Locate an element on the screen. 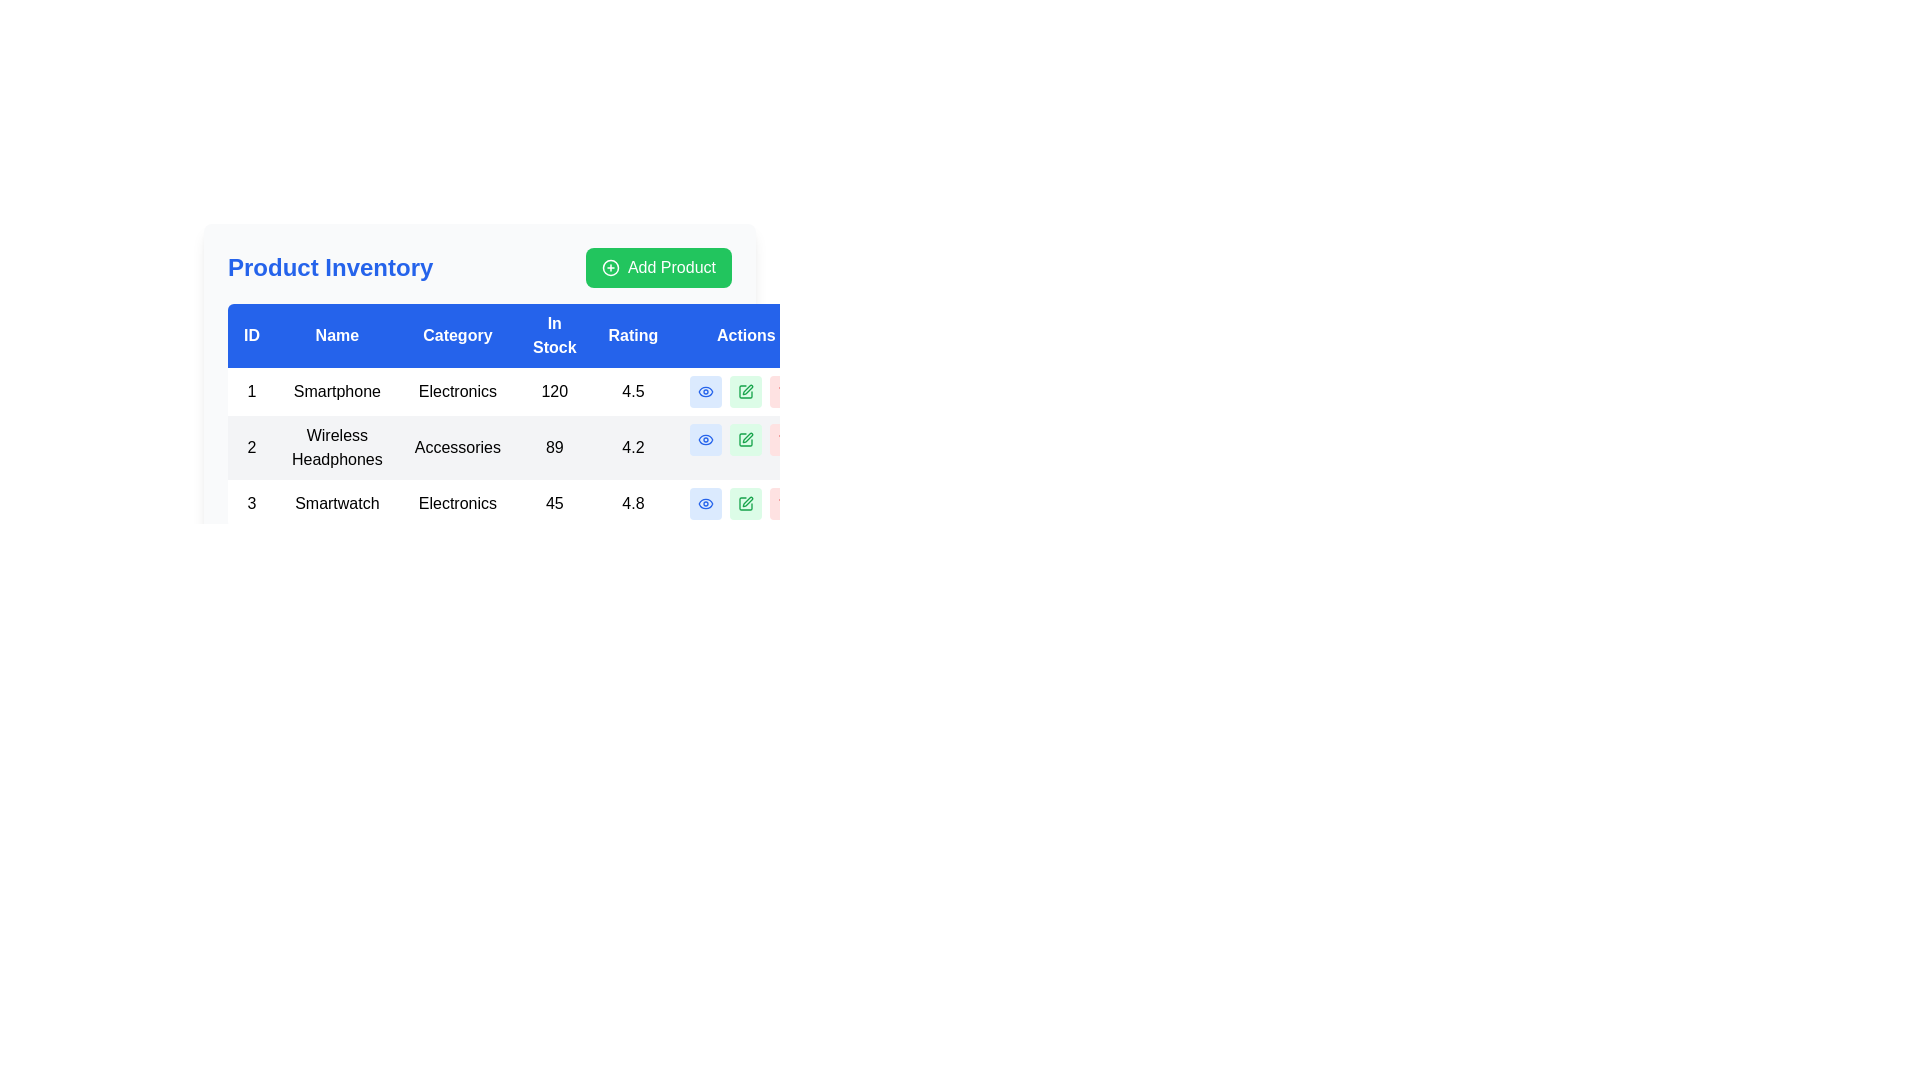 This screenshot has height=1080, width=1920. the text label displaying 'Electronics' in the 'Category' column of the table, located in the third row under the product 'Smartwatch' is located at coordinates (456, 503).